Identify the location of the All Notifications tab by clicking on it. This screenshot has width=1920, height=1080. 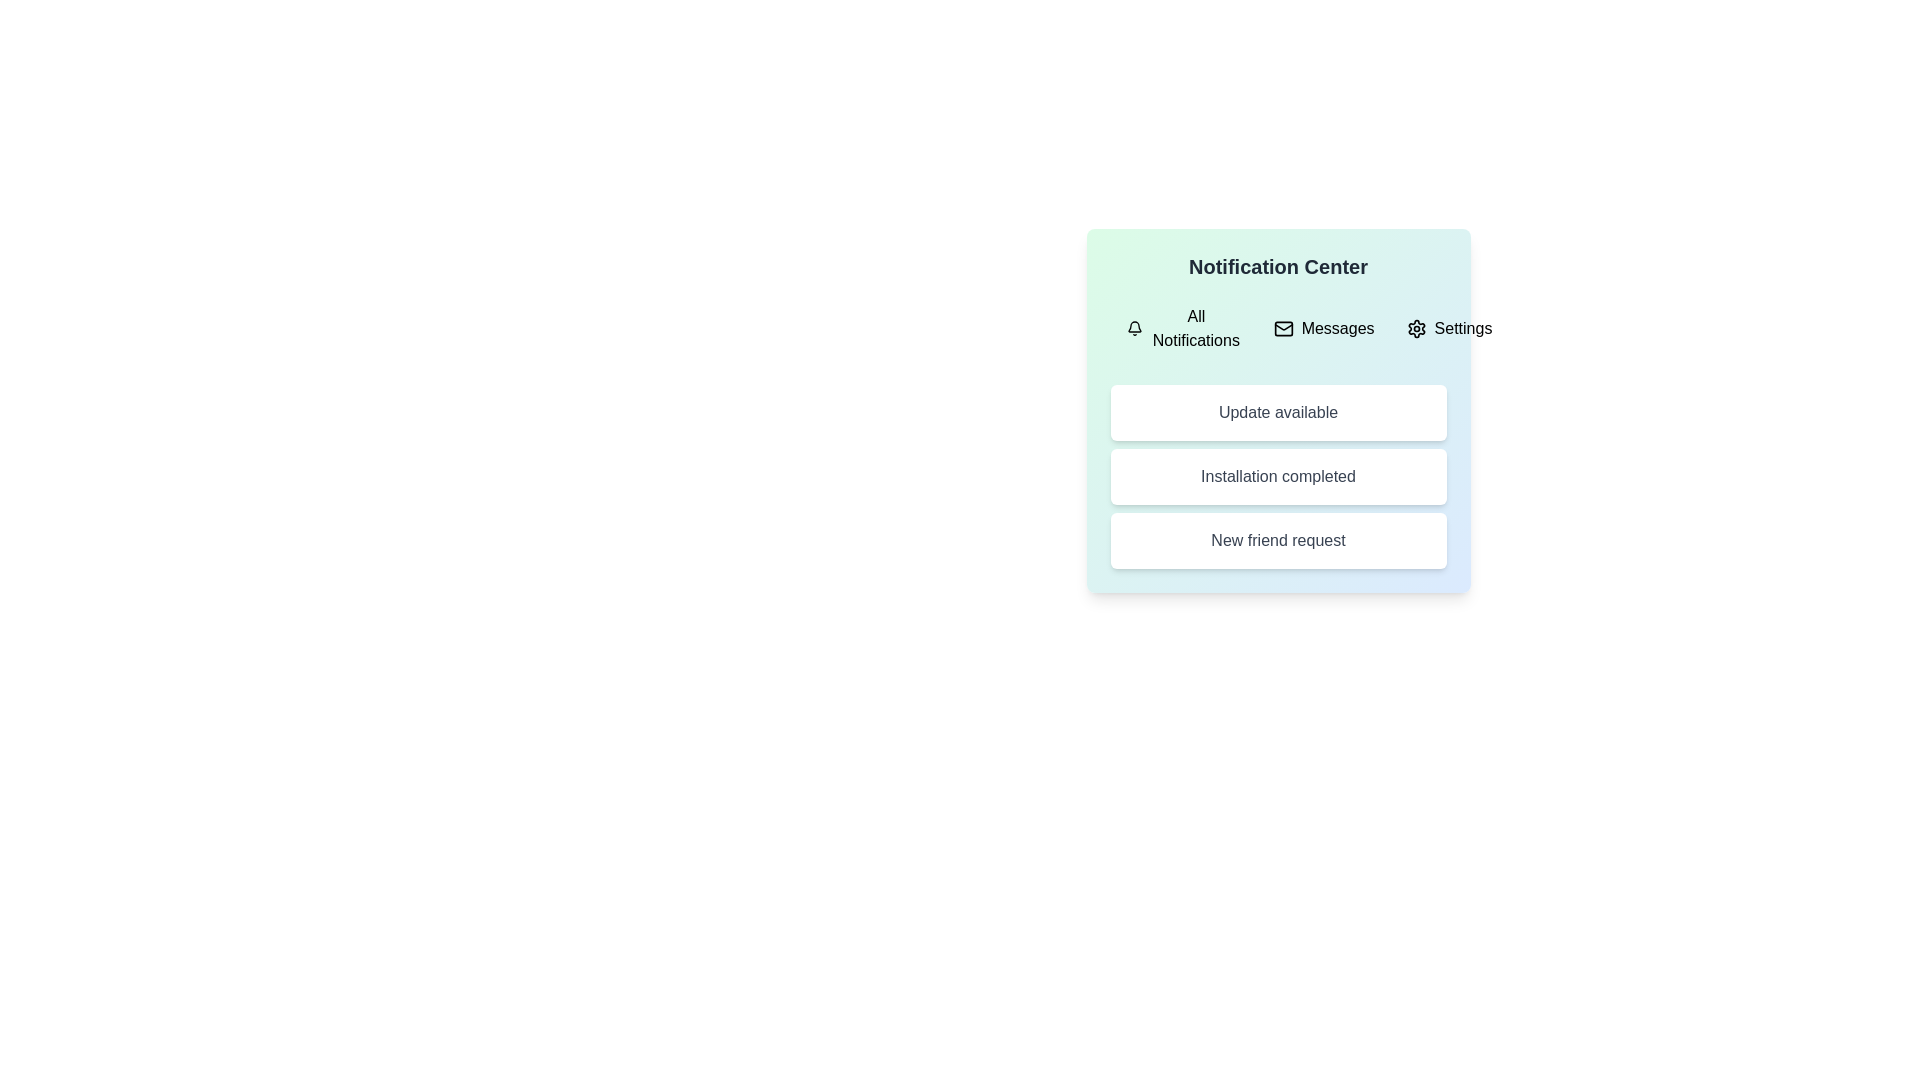
(1184, 327).